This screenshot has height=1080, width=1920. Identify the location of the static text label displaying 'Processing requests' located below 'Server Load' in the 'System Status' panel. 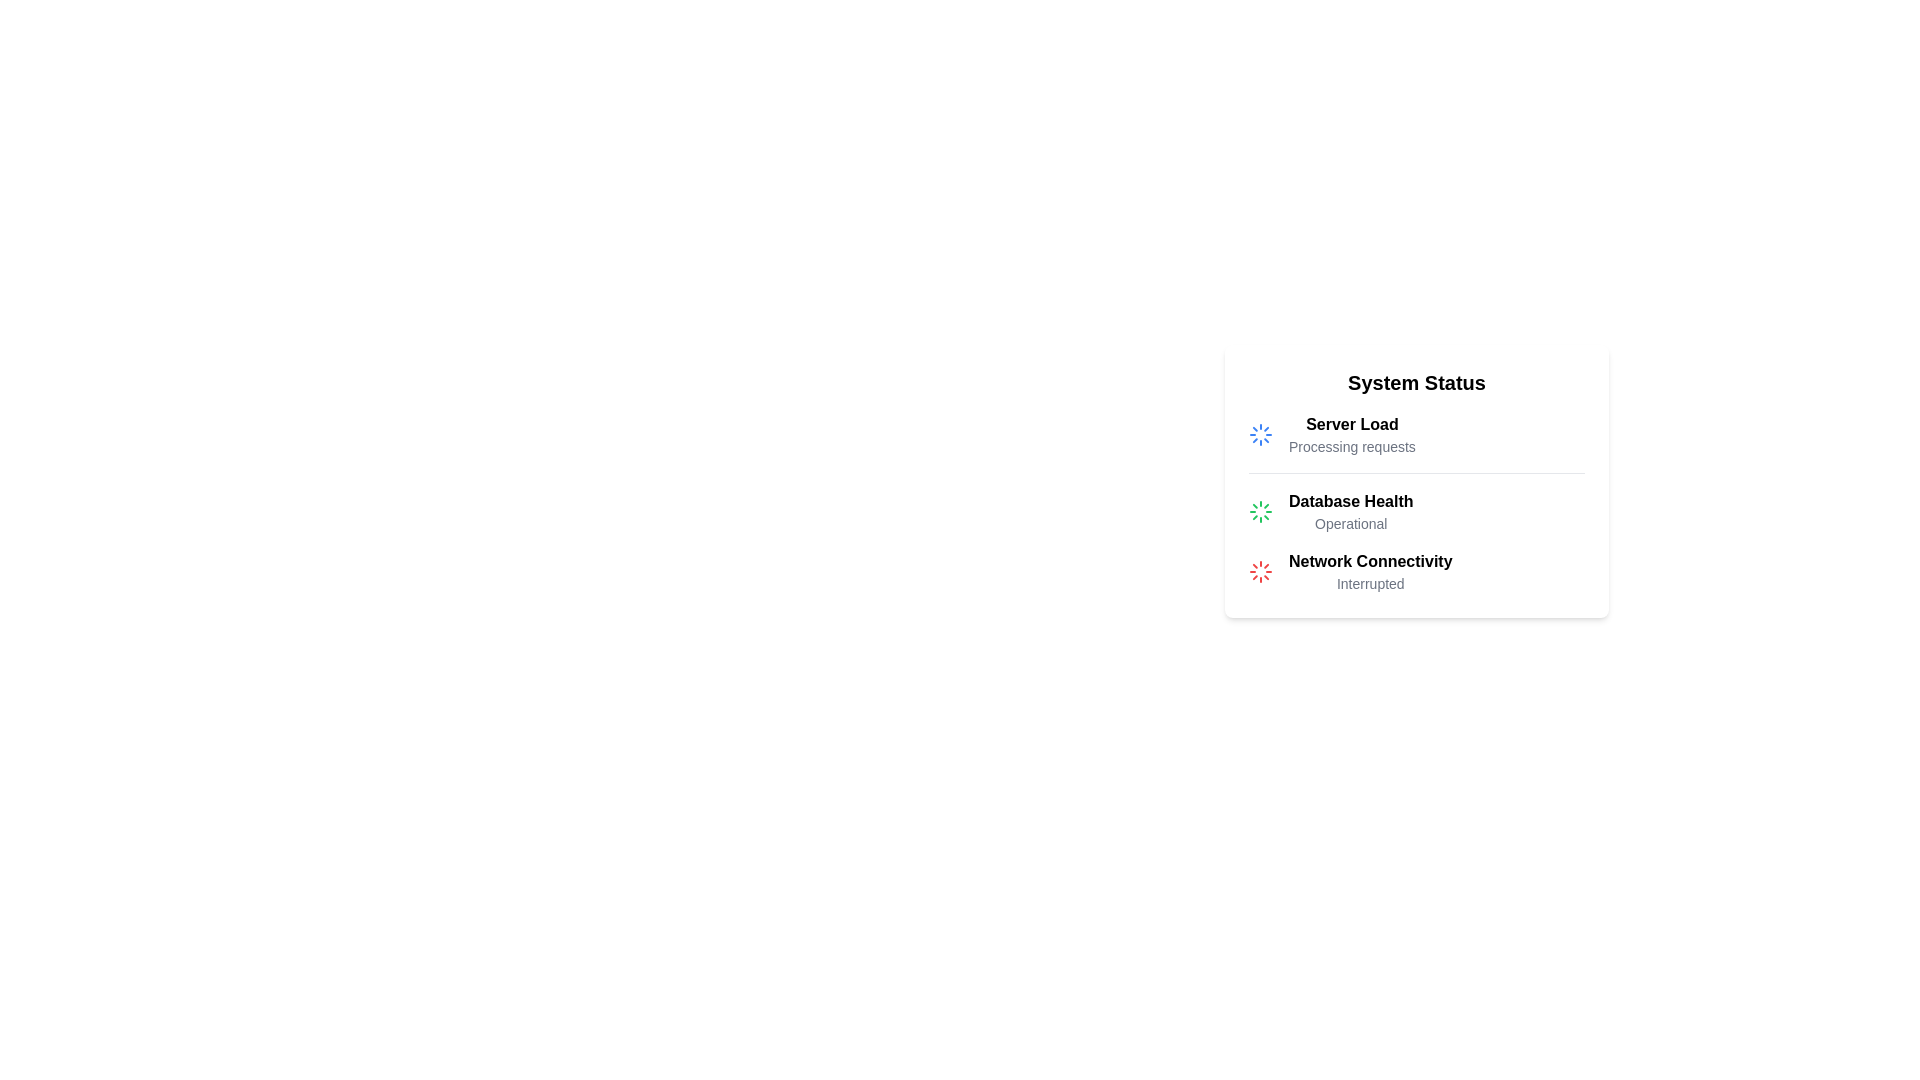
(1352, 446).